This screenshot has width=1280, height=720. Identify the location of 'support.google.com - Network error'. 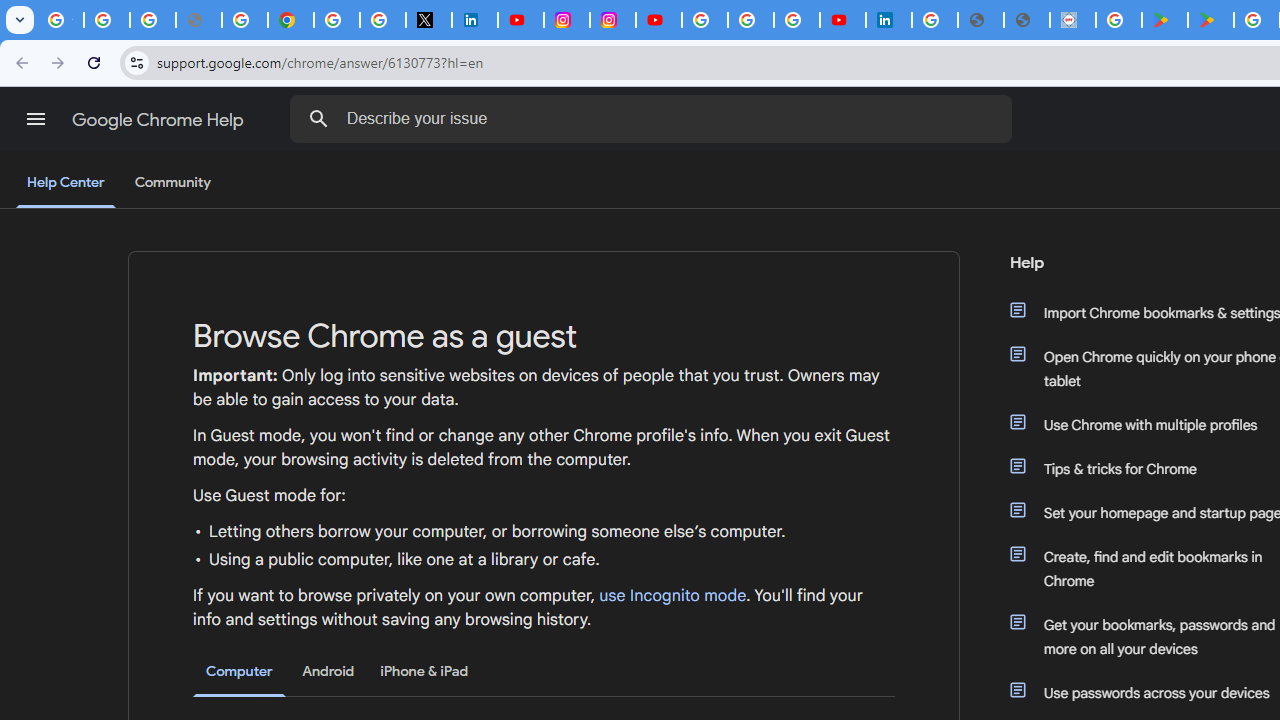
(198, 20).